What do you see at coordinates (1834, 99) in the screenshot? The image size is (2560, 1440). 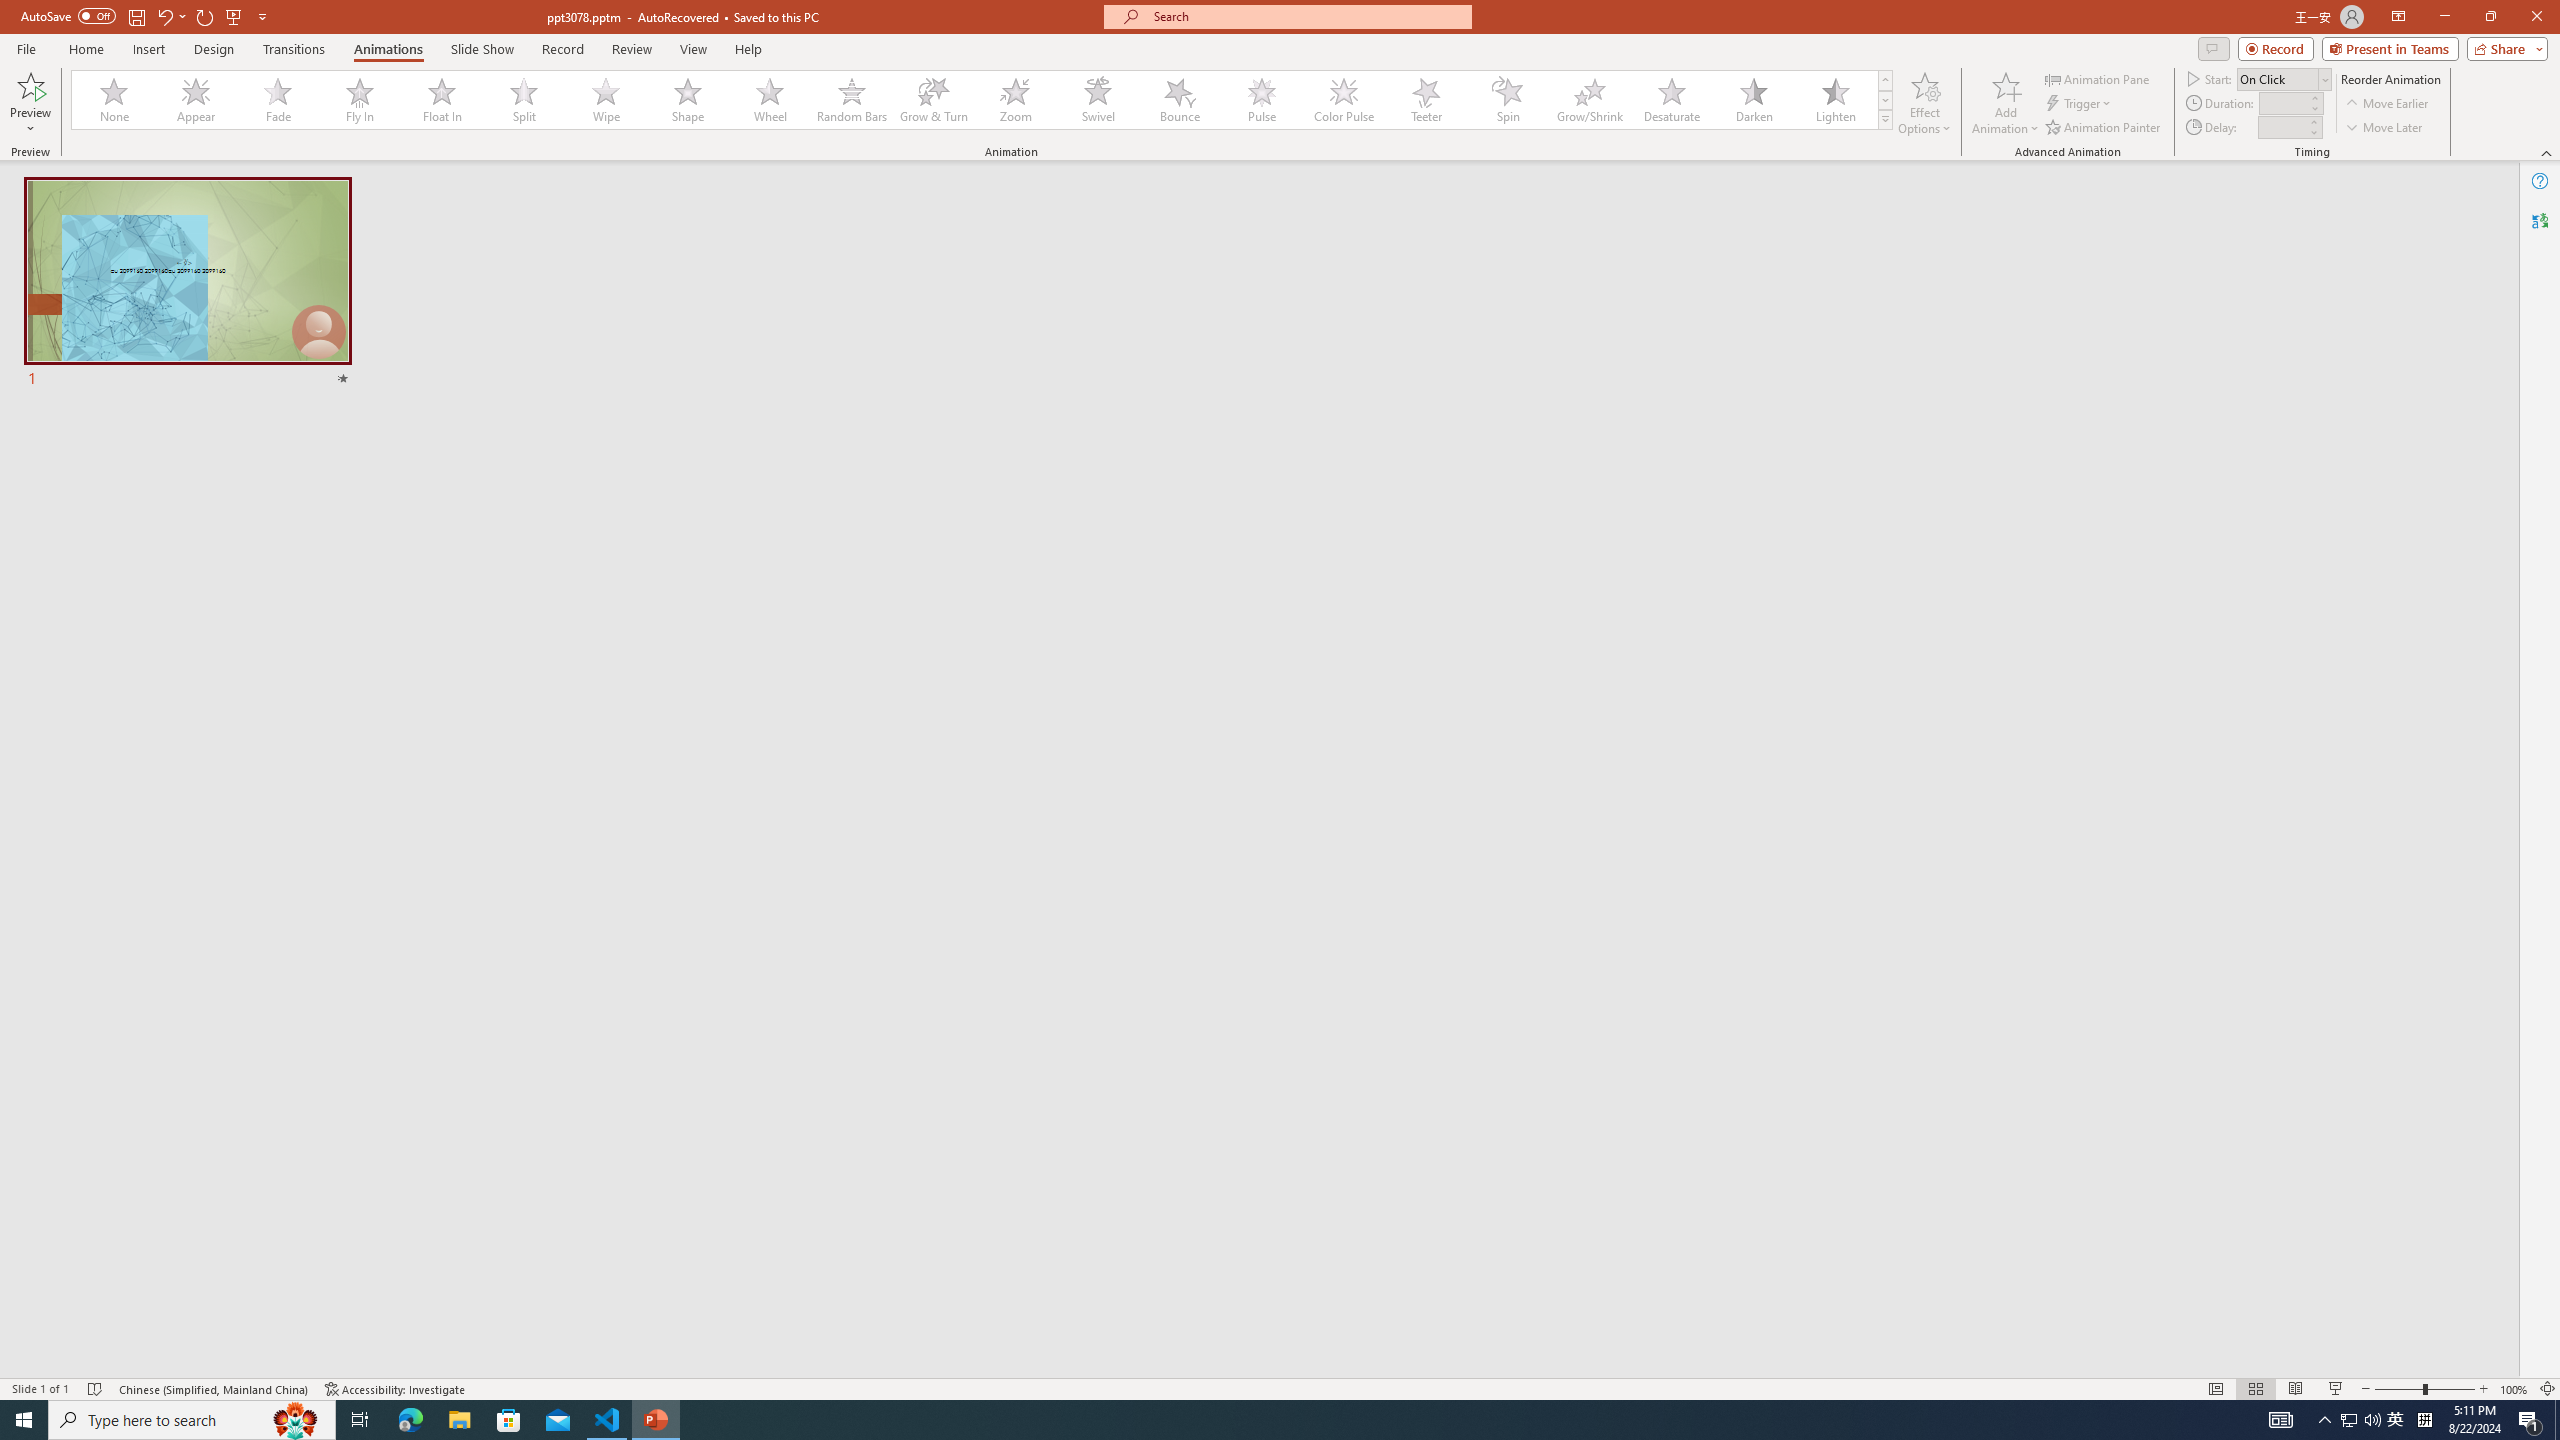 I see `'Lighten'` at bounding box center [1834, 99].